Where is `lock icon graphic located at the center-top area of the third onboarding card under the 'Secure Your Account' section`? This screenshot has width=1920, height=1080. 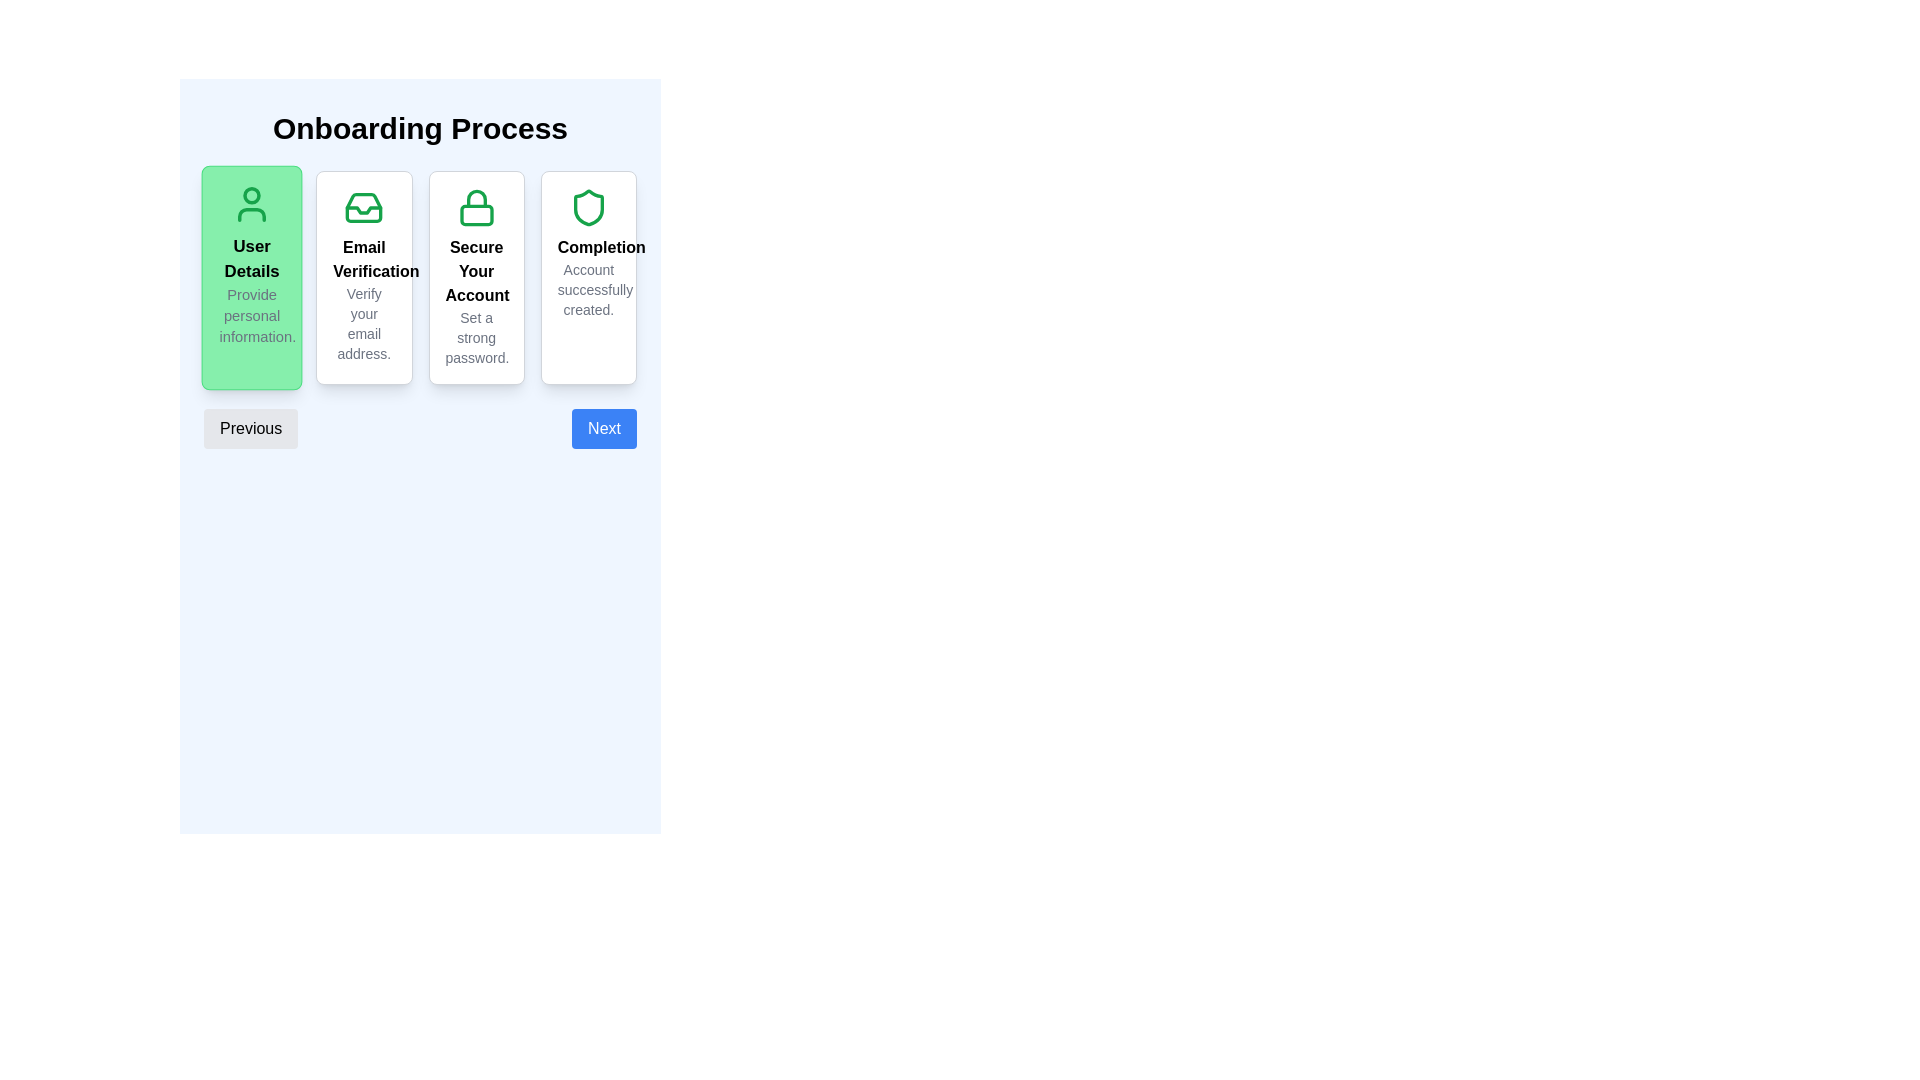
lock icon graphic located at the center-top area of the third onboarding card under the 'Secure Your Account' section is located at coordinates (475, 198).